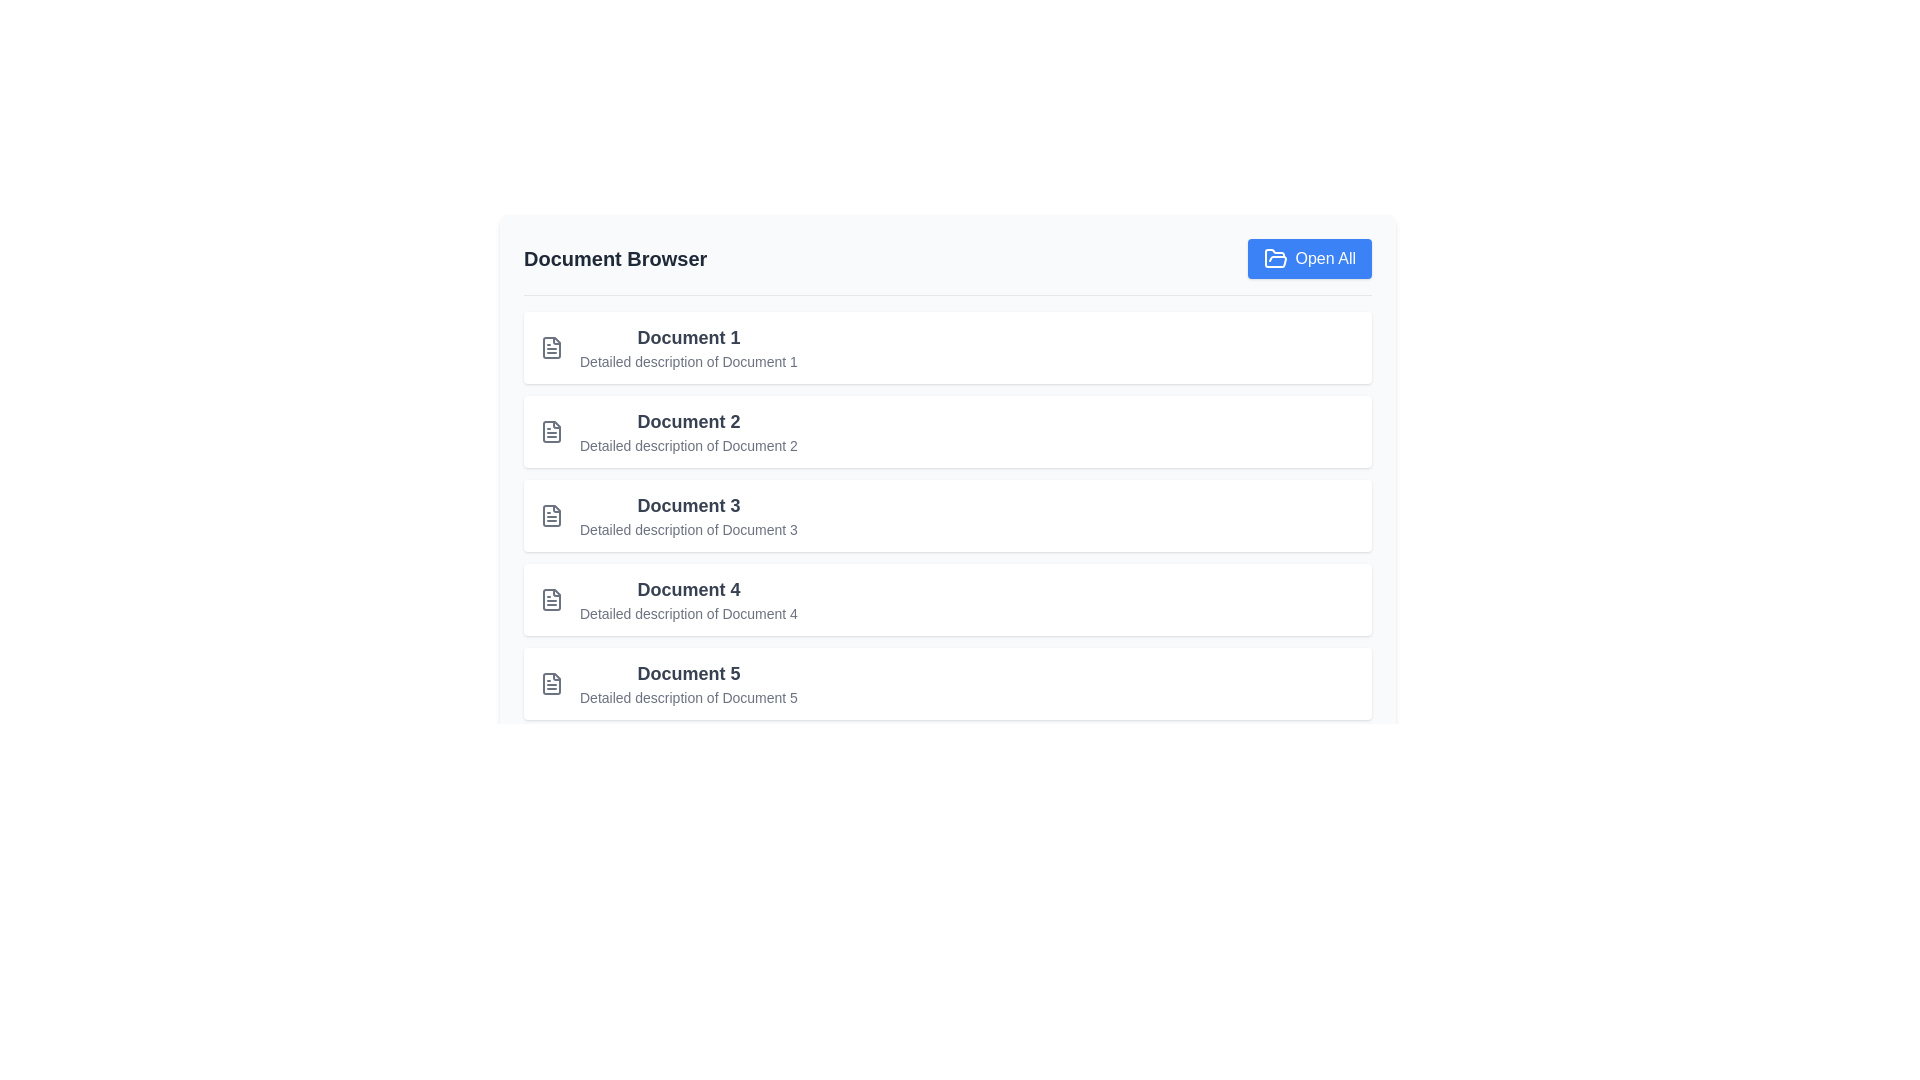  Describe the element at coordinates (688, 346) in the screenshot. I see `the text block displaying 'Document 1' and its description, which is the top element in a card-styled list, indicating its importance` at that location.